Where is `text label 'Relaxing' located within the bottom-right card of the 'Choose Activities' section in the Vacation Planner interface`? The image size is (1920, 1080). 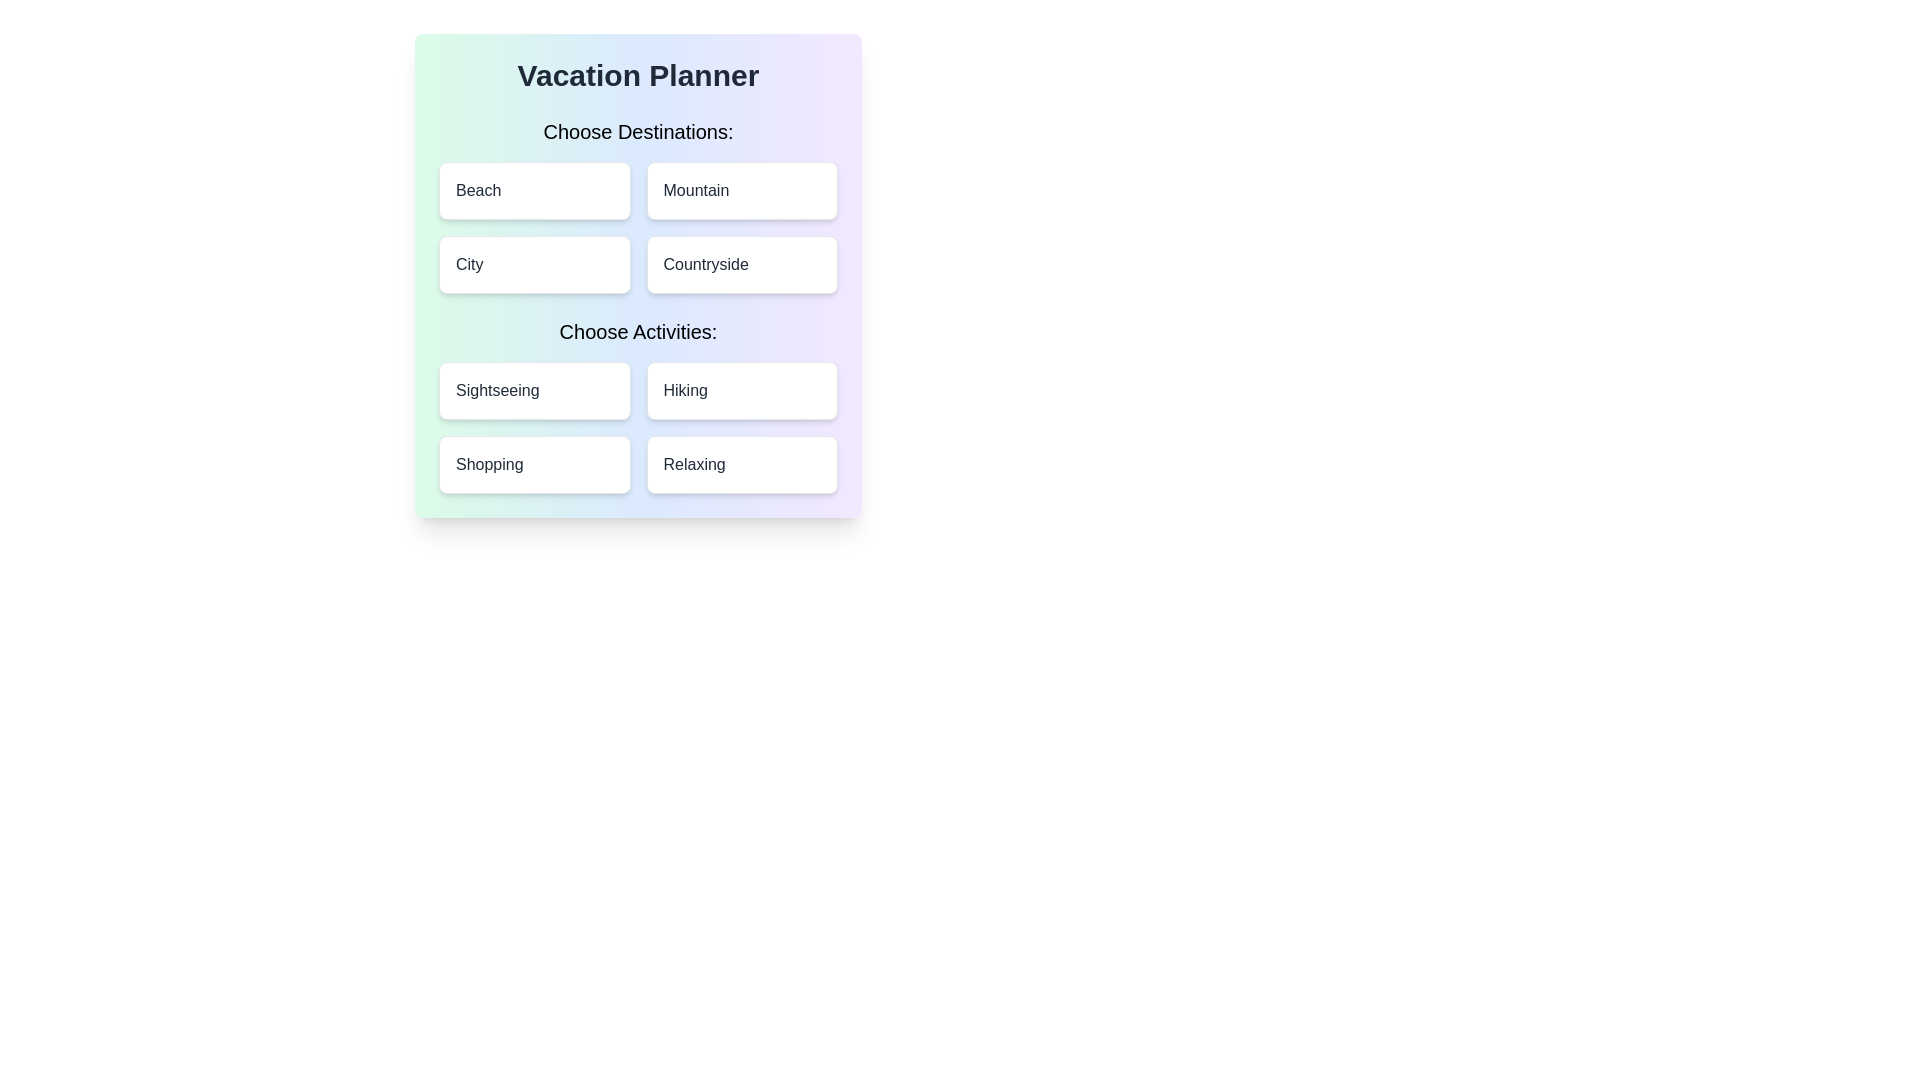 text label 'Relaxing' located within the bottom-right card of the 'Choose Activities' section in the Vacation Planner interface is located at coordinates (694, 465).